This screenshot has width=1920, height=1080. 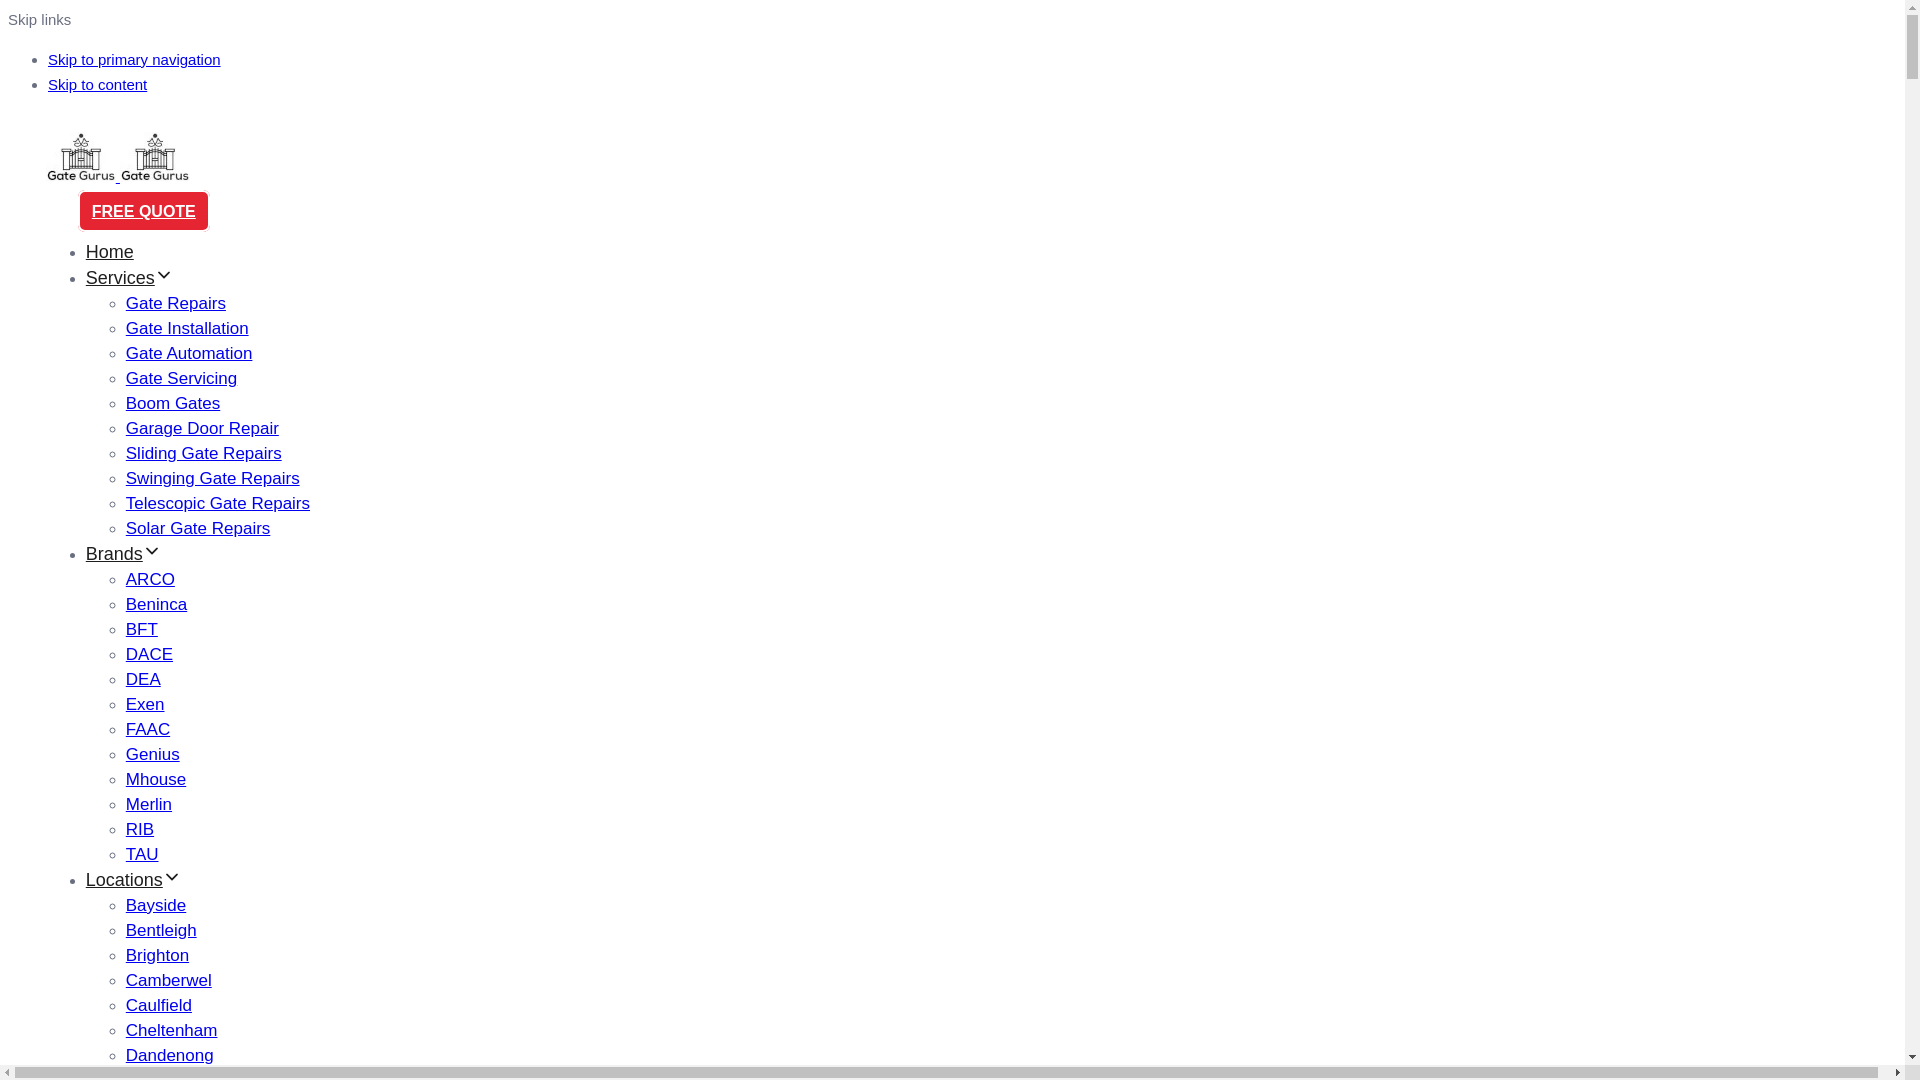 What do you see at coordinates (133, 58) in the screenshot?
I see `'Skip to primary navigation'` at bounding box center [133, 58].